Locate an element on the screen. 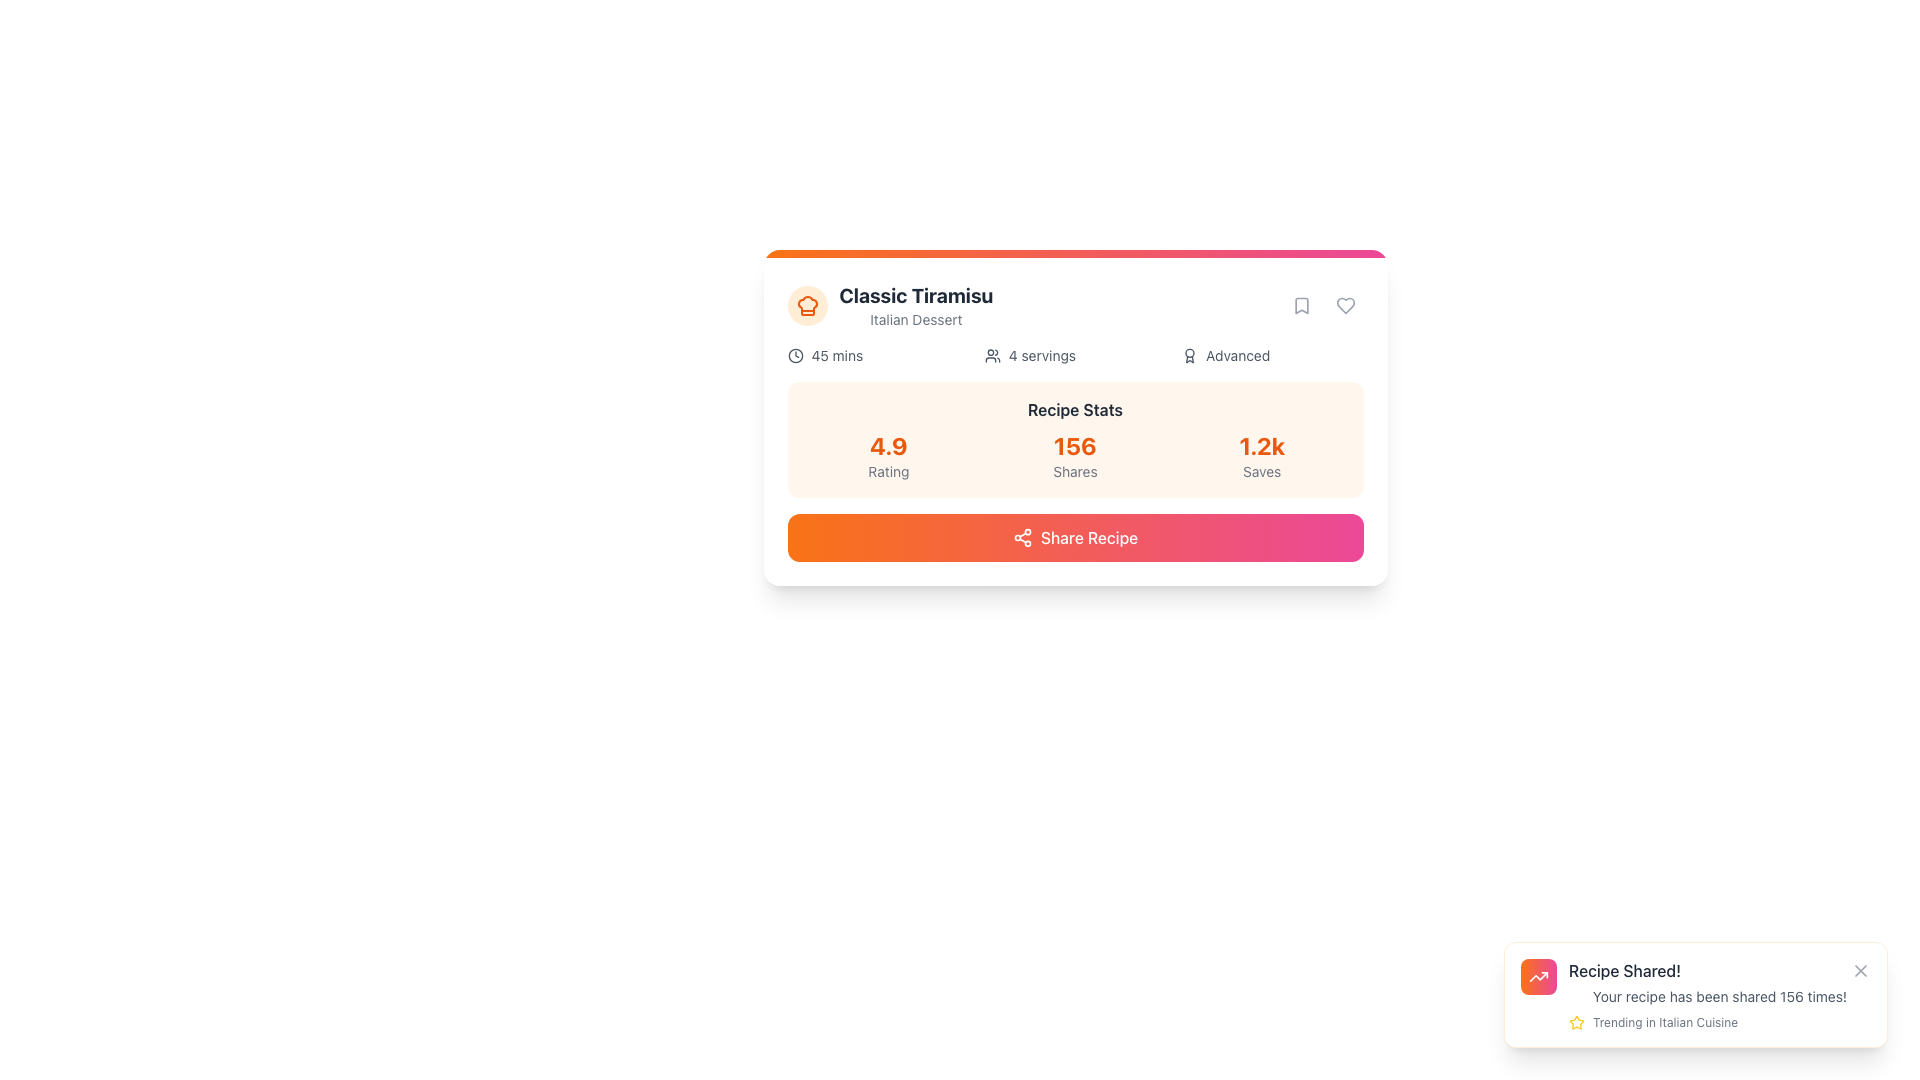 The image size is (1920, 1080). the medal or award icon located to the left of the text 'Advanced' in the recipe details card is located at coordinates (1190, 354).